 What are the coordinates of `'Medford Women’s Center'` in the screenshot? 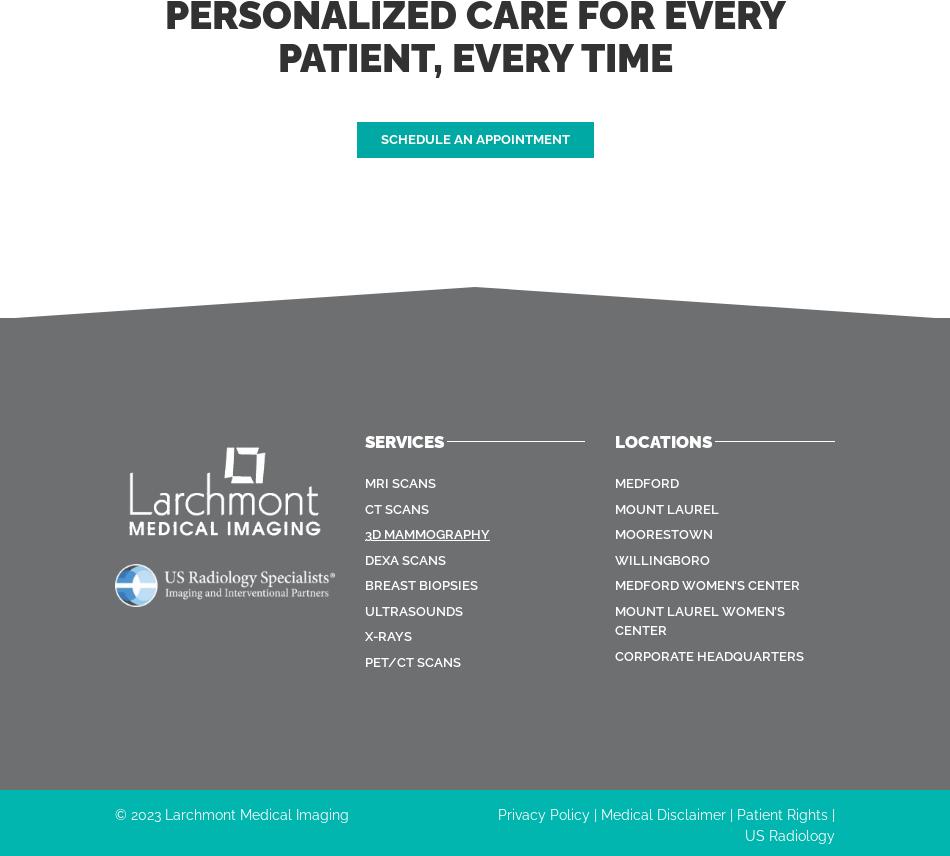 It's located at (707, 585).